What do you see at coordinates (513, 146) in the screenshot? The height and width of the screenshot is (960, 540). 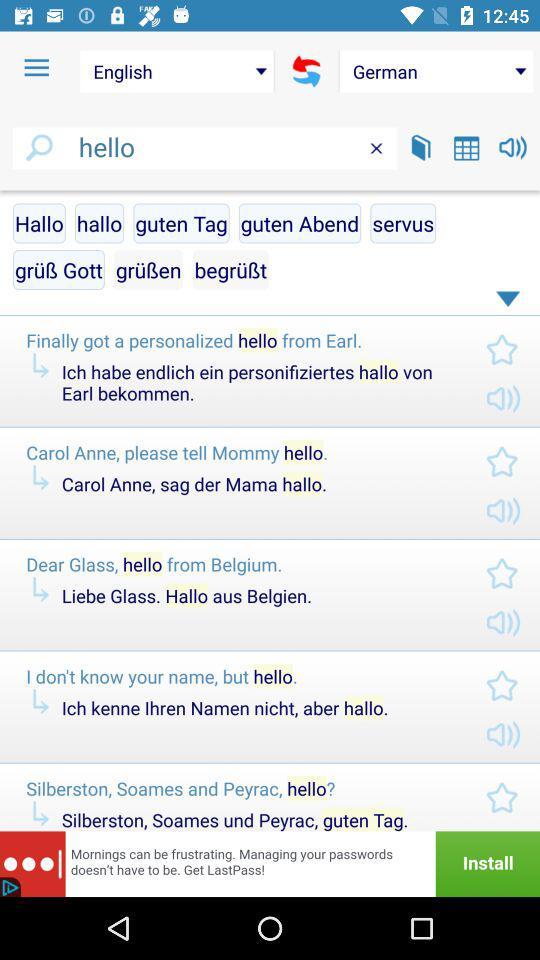 I see `on the speaker` at bounding box center [513, 146].